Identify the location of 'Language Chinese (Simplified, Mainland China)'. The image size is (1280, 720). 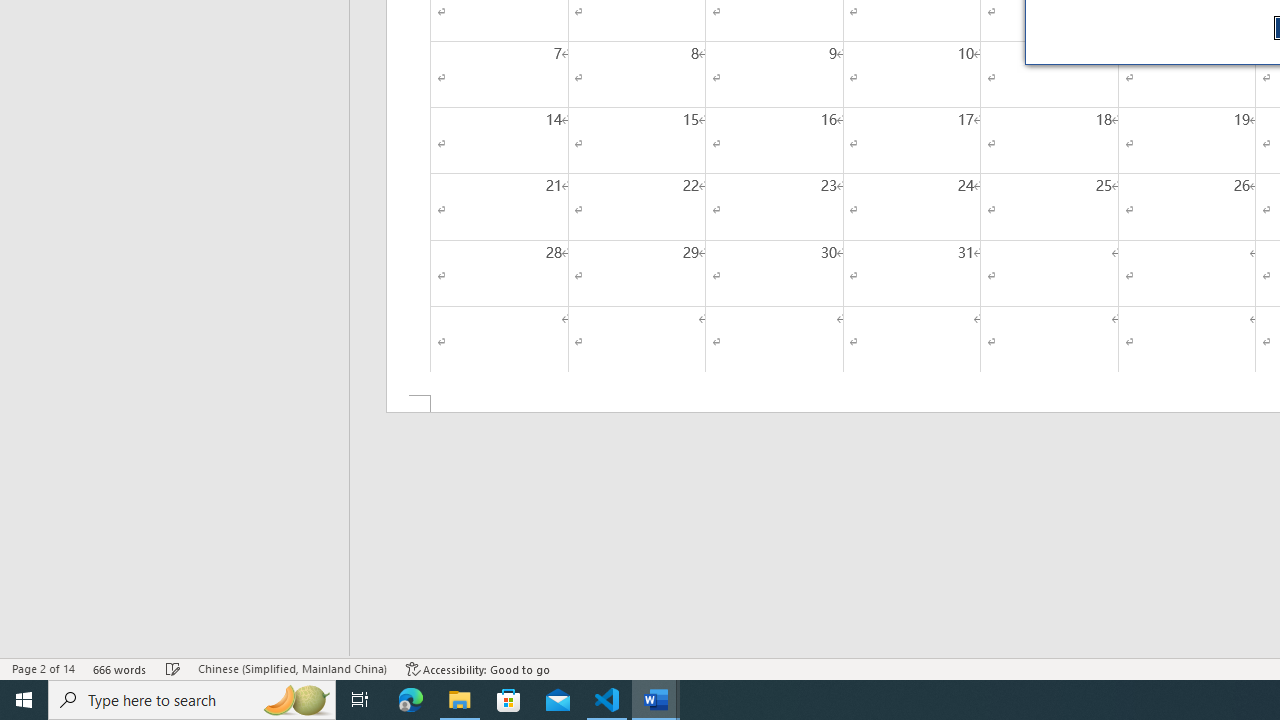
(291, 669).